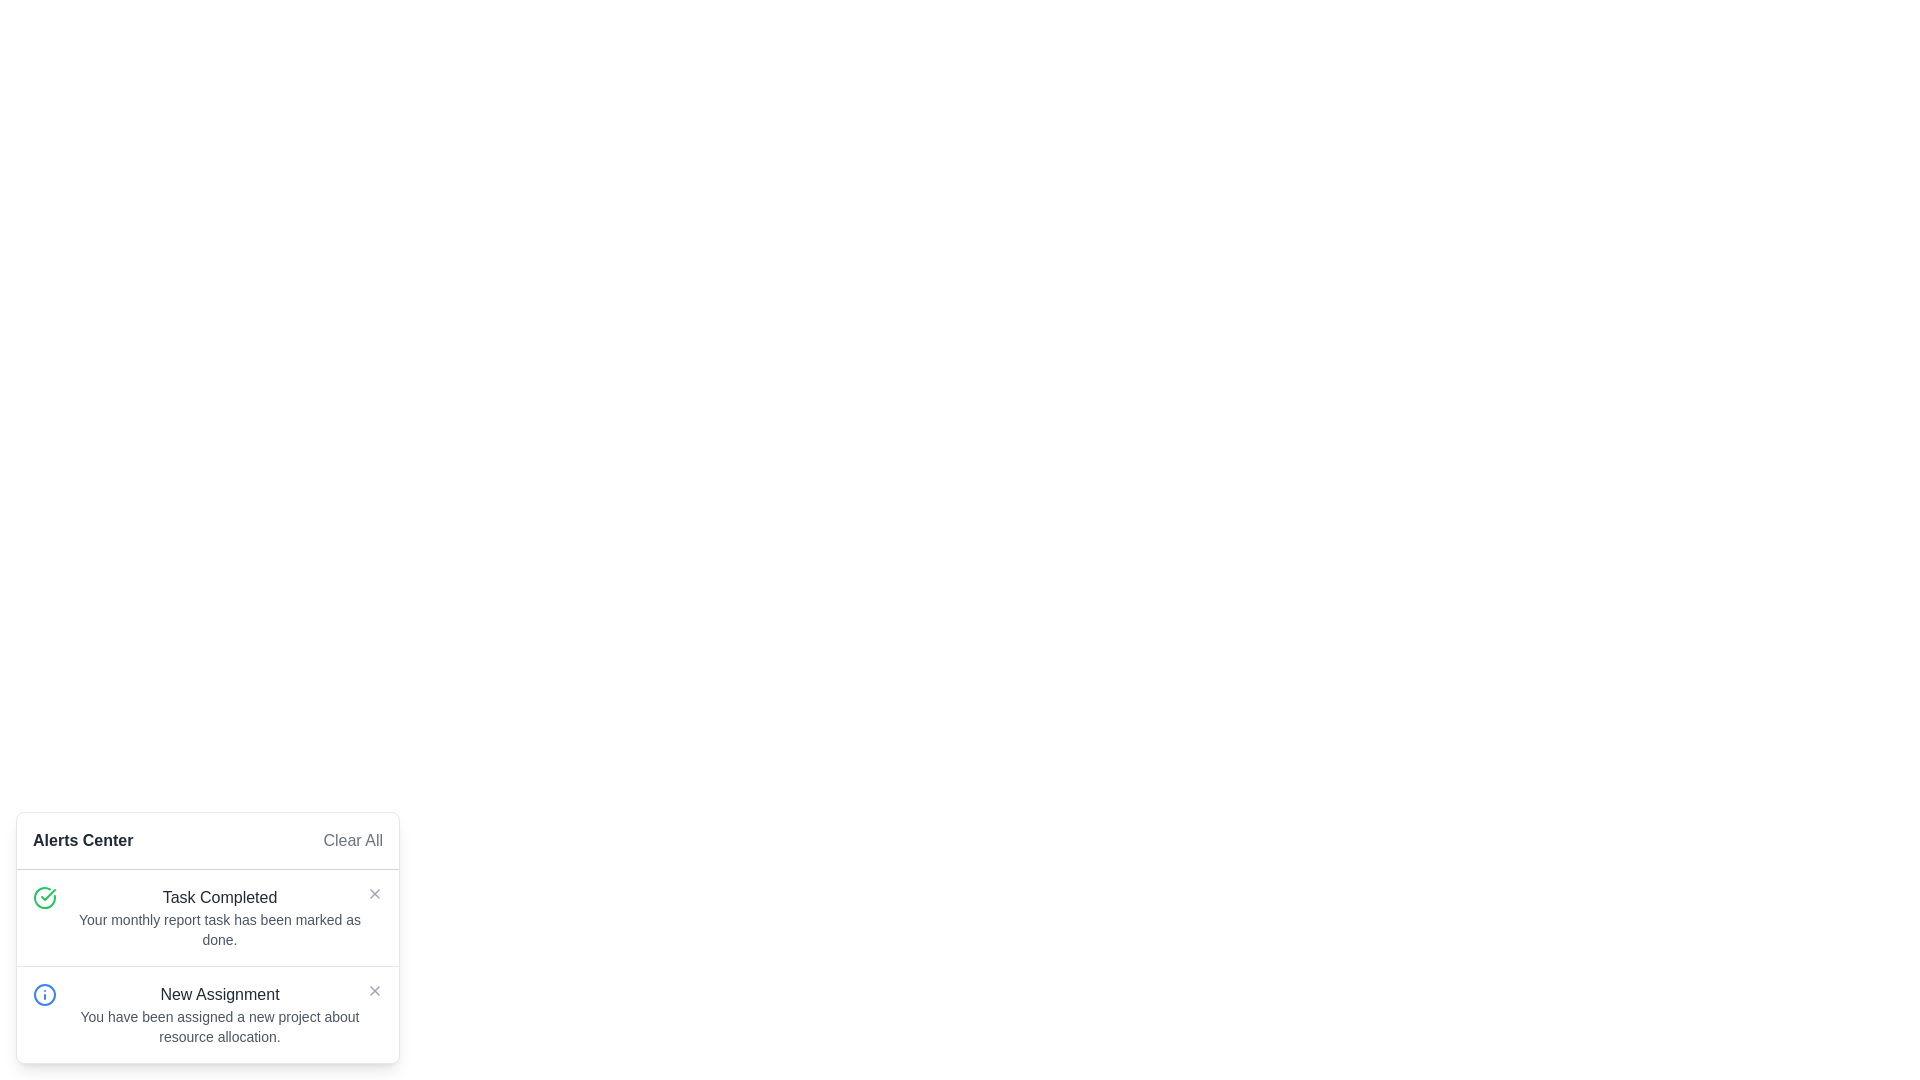  Describe the element at coordinates (44, 897) in the screenshot. I see `the circular icon representing a checkmark in the 'Alerts Center' popup, which indicates 'Task Completed'` at that location.